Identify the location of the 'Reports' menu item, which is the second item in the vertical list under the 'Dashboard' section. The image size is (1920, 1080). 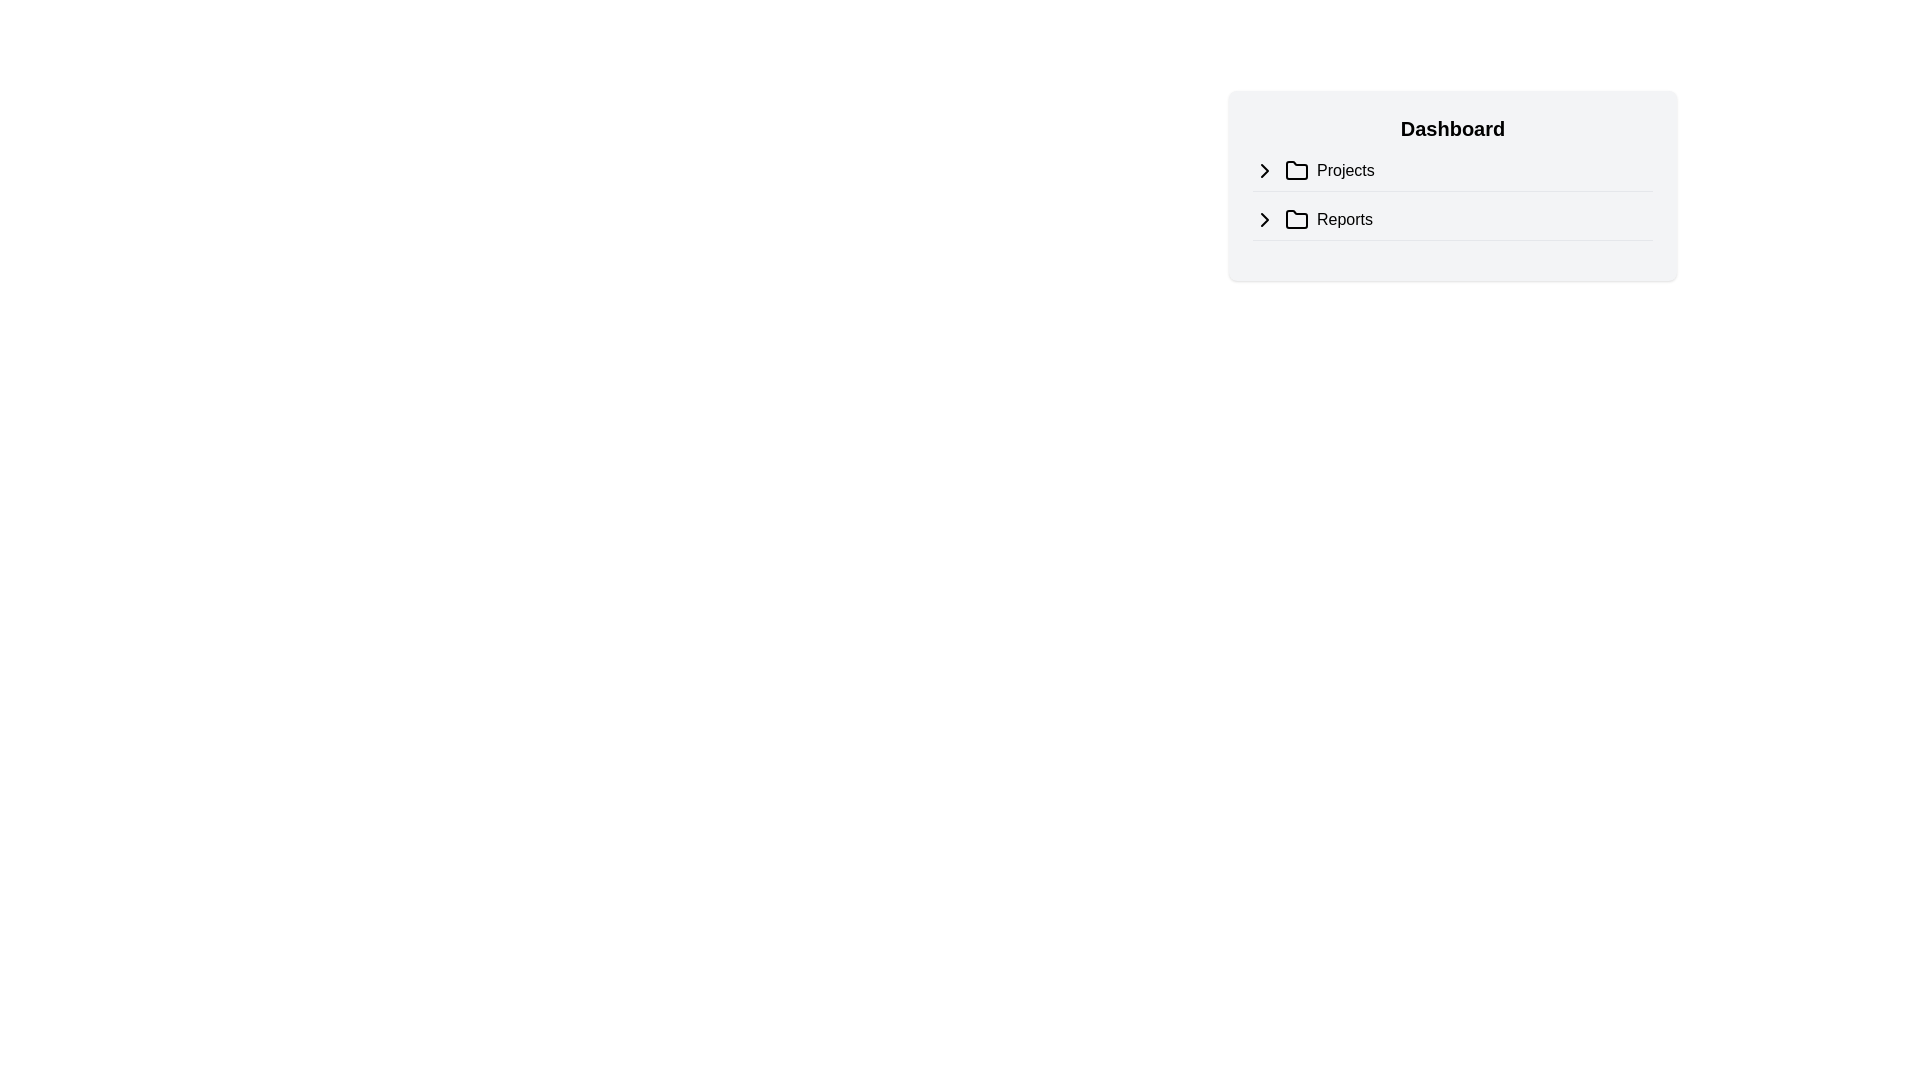
(1453, 223).